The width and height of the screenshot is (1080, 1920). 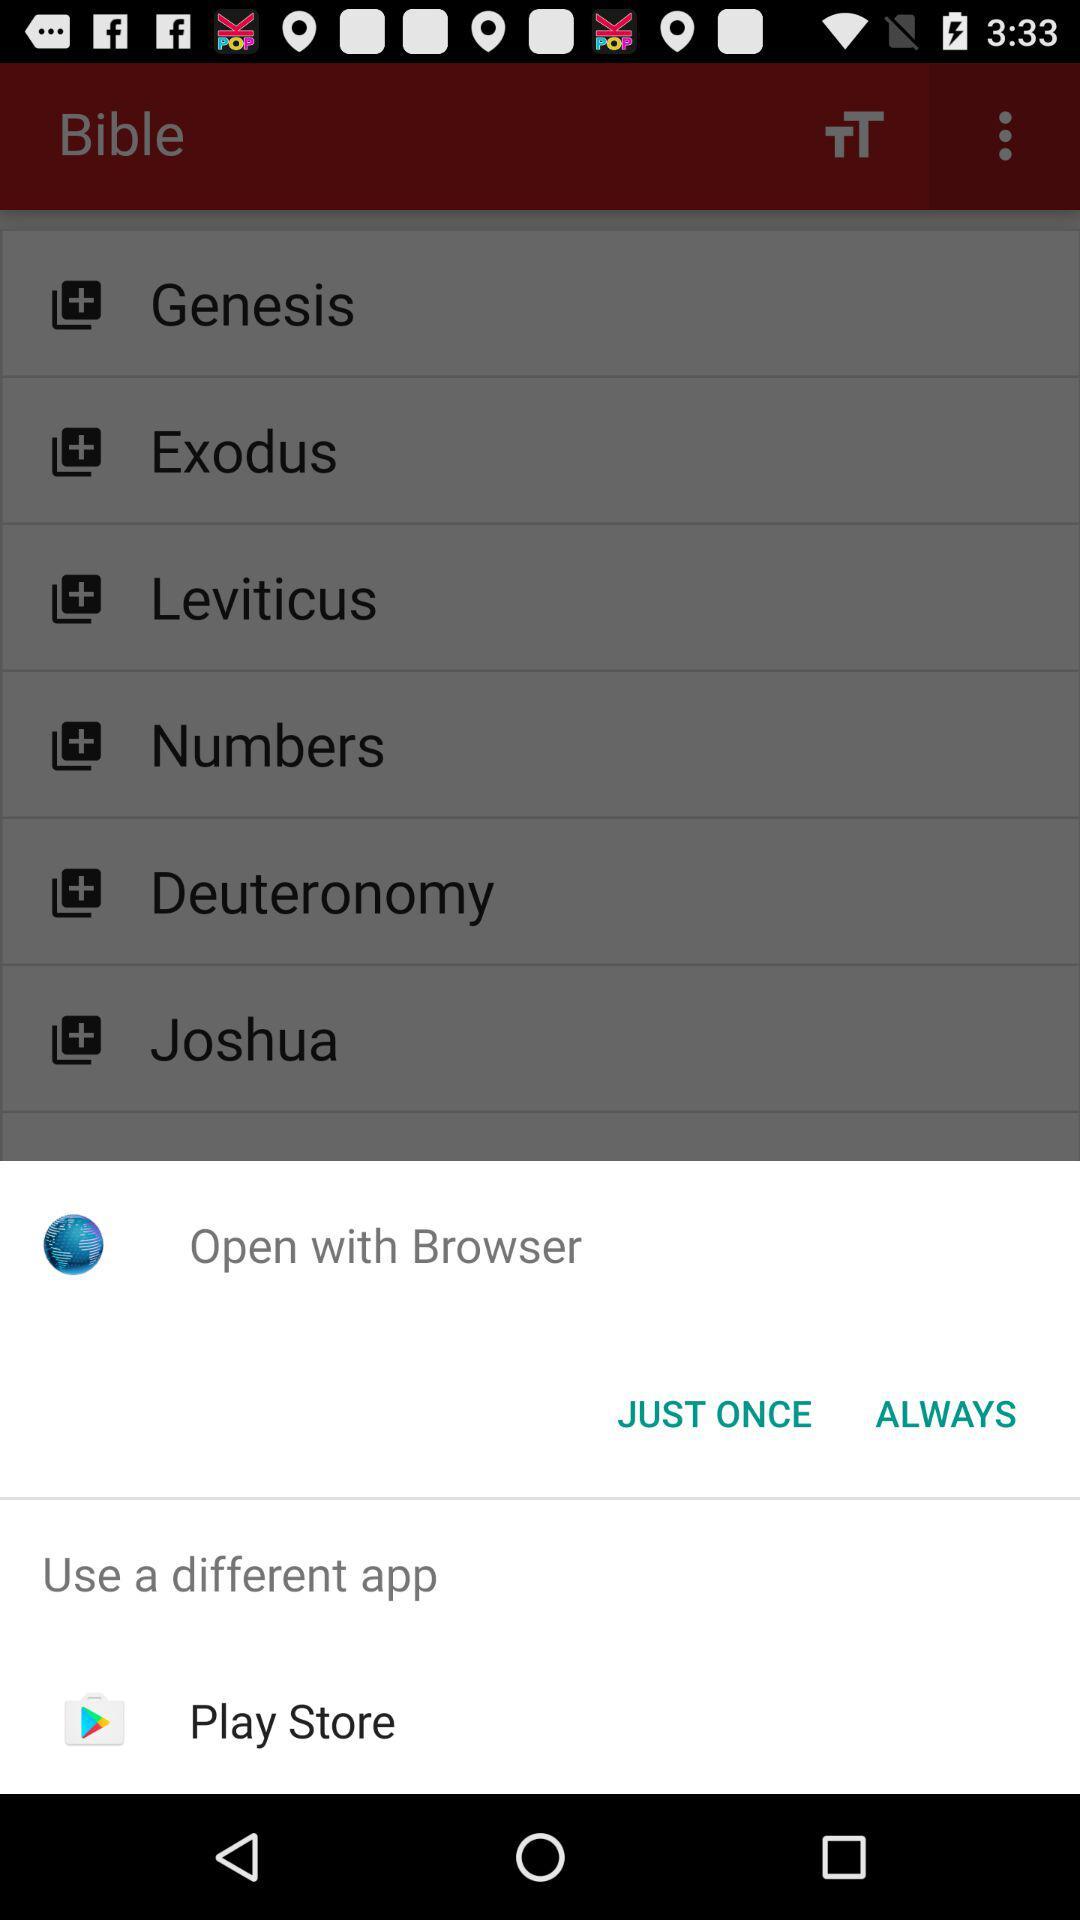 What do you see at coordinates (713, 1411) in the screenshot?
I see `button to the left of always button` at bounding box center [713, 1411].